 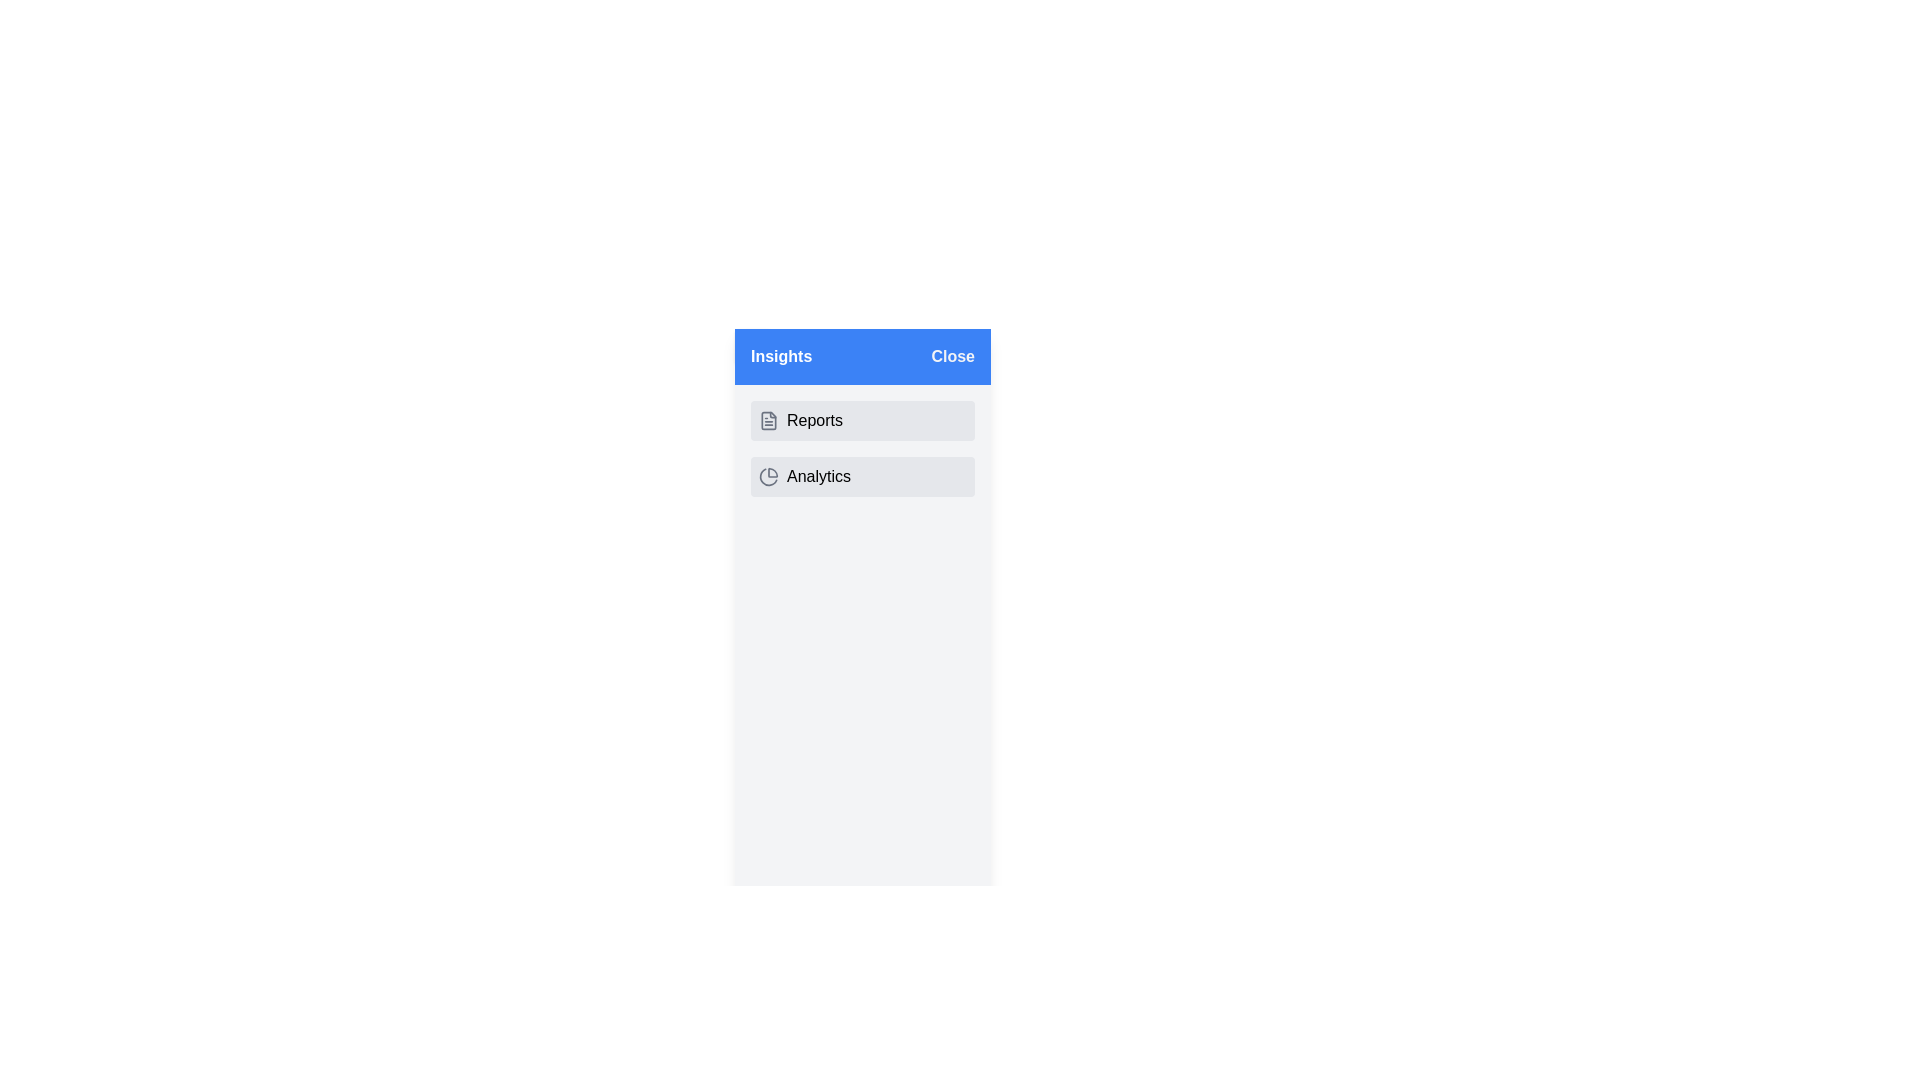 I want to click on the menu selection list element in the sidebar to interact with the 'Reports' or 'Analytics' options, so click(x=863, y=447).